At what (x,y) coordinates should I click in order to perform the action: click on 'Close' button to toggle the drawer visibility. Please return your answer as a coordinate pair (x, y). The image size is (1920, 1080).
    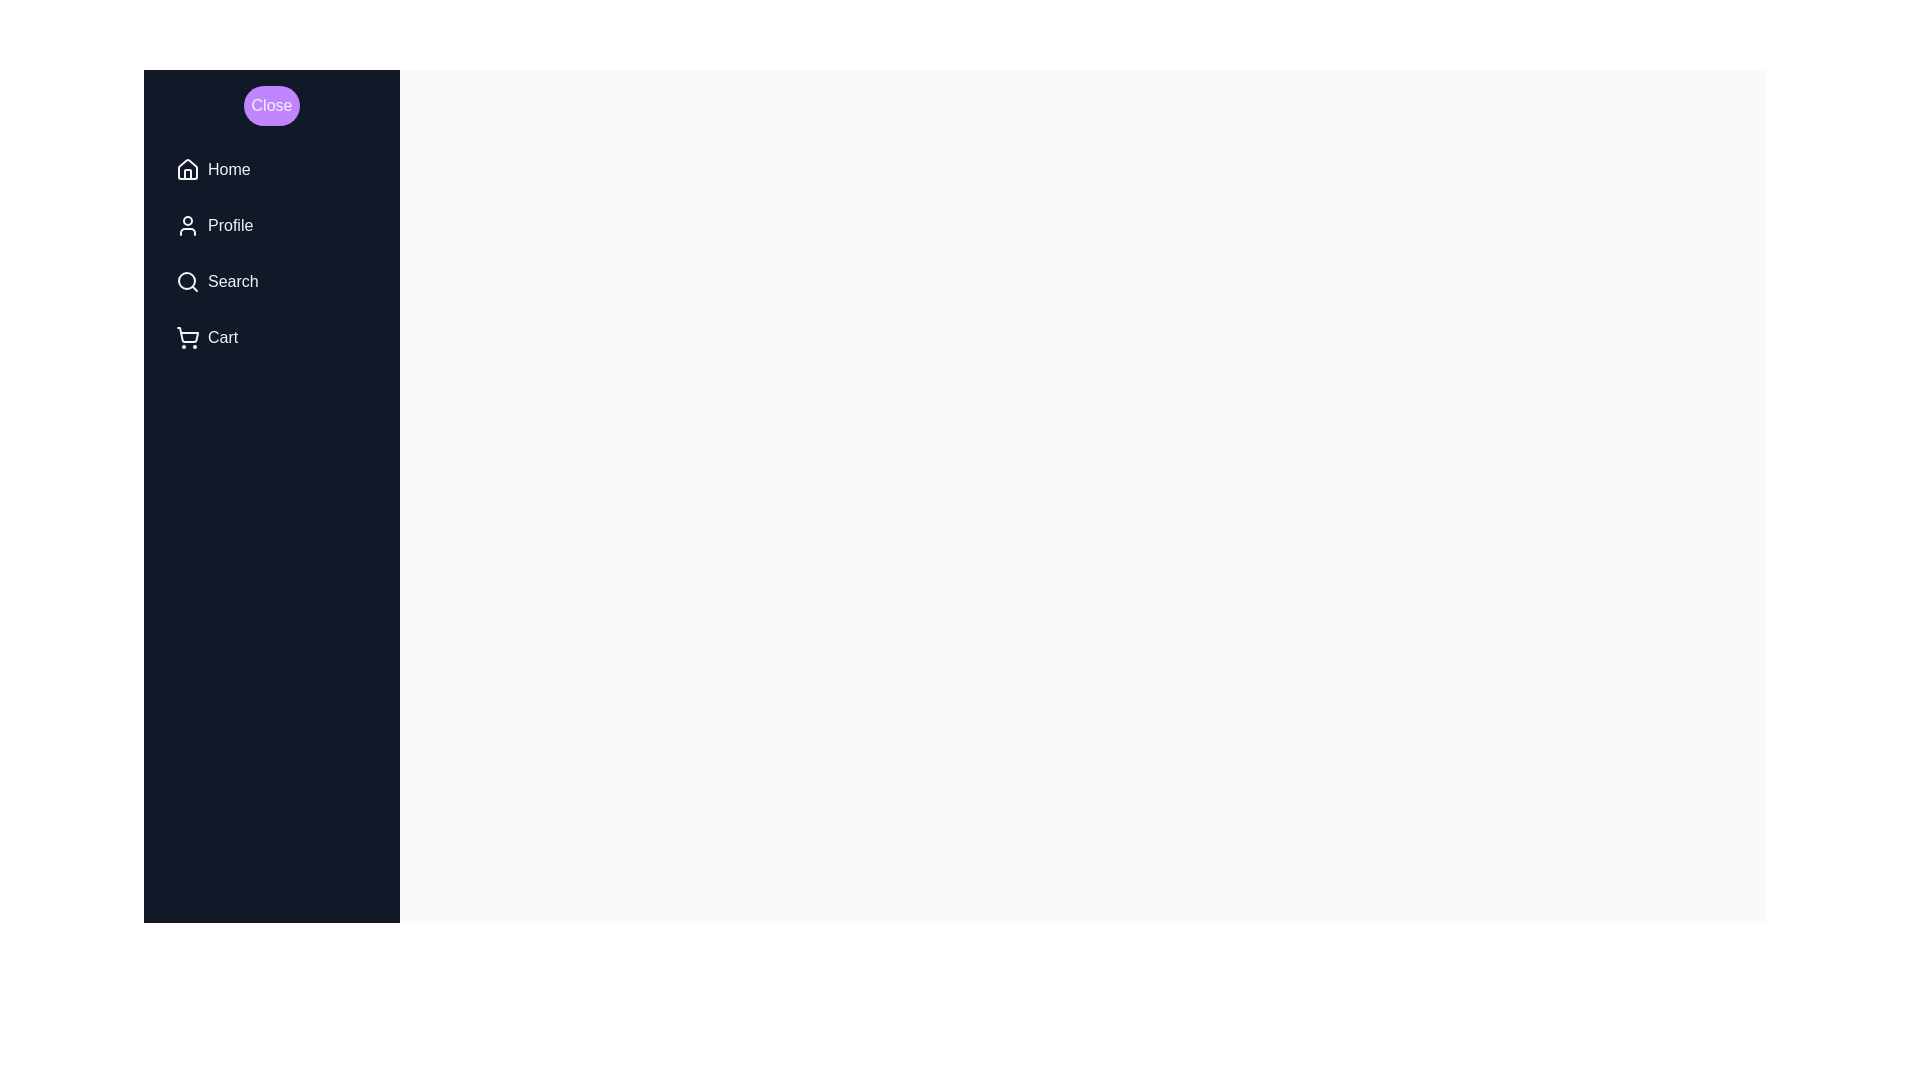
    Looking at the image, I should click on (271, 105).